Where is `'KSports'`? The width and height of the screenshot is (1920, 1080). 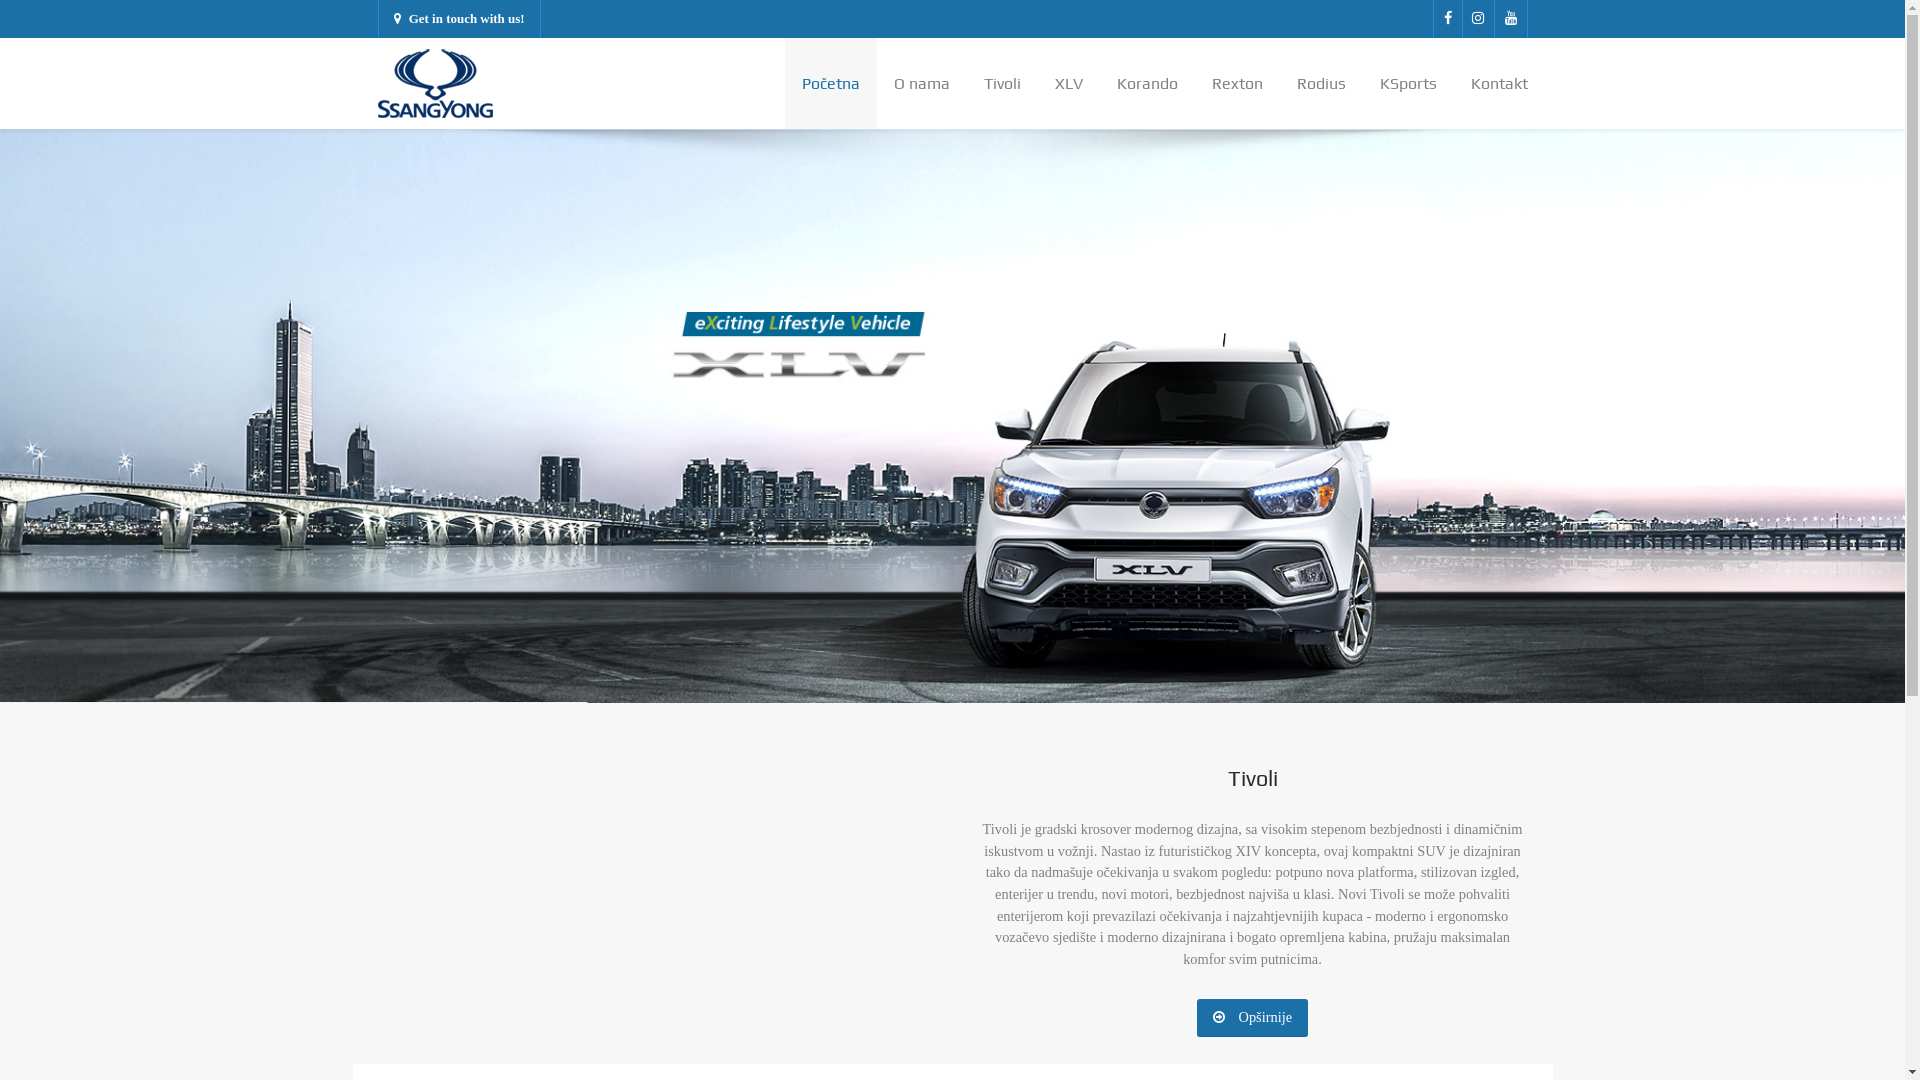
'KSports' is located at coordinates (1406, 82).